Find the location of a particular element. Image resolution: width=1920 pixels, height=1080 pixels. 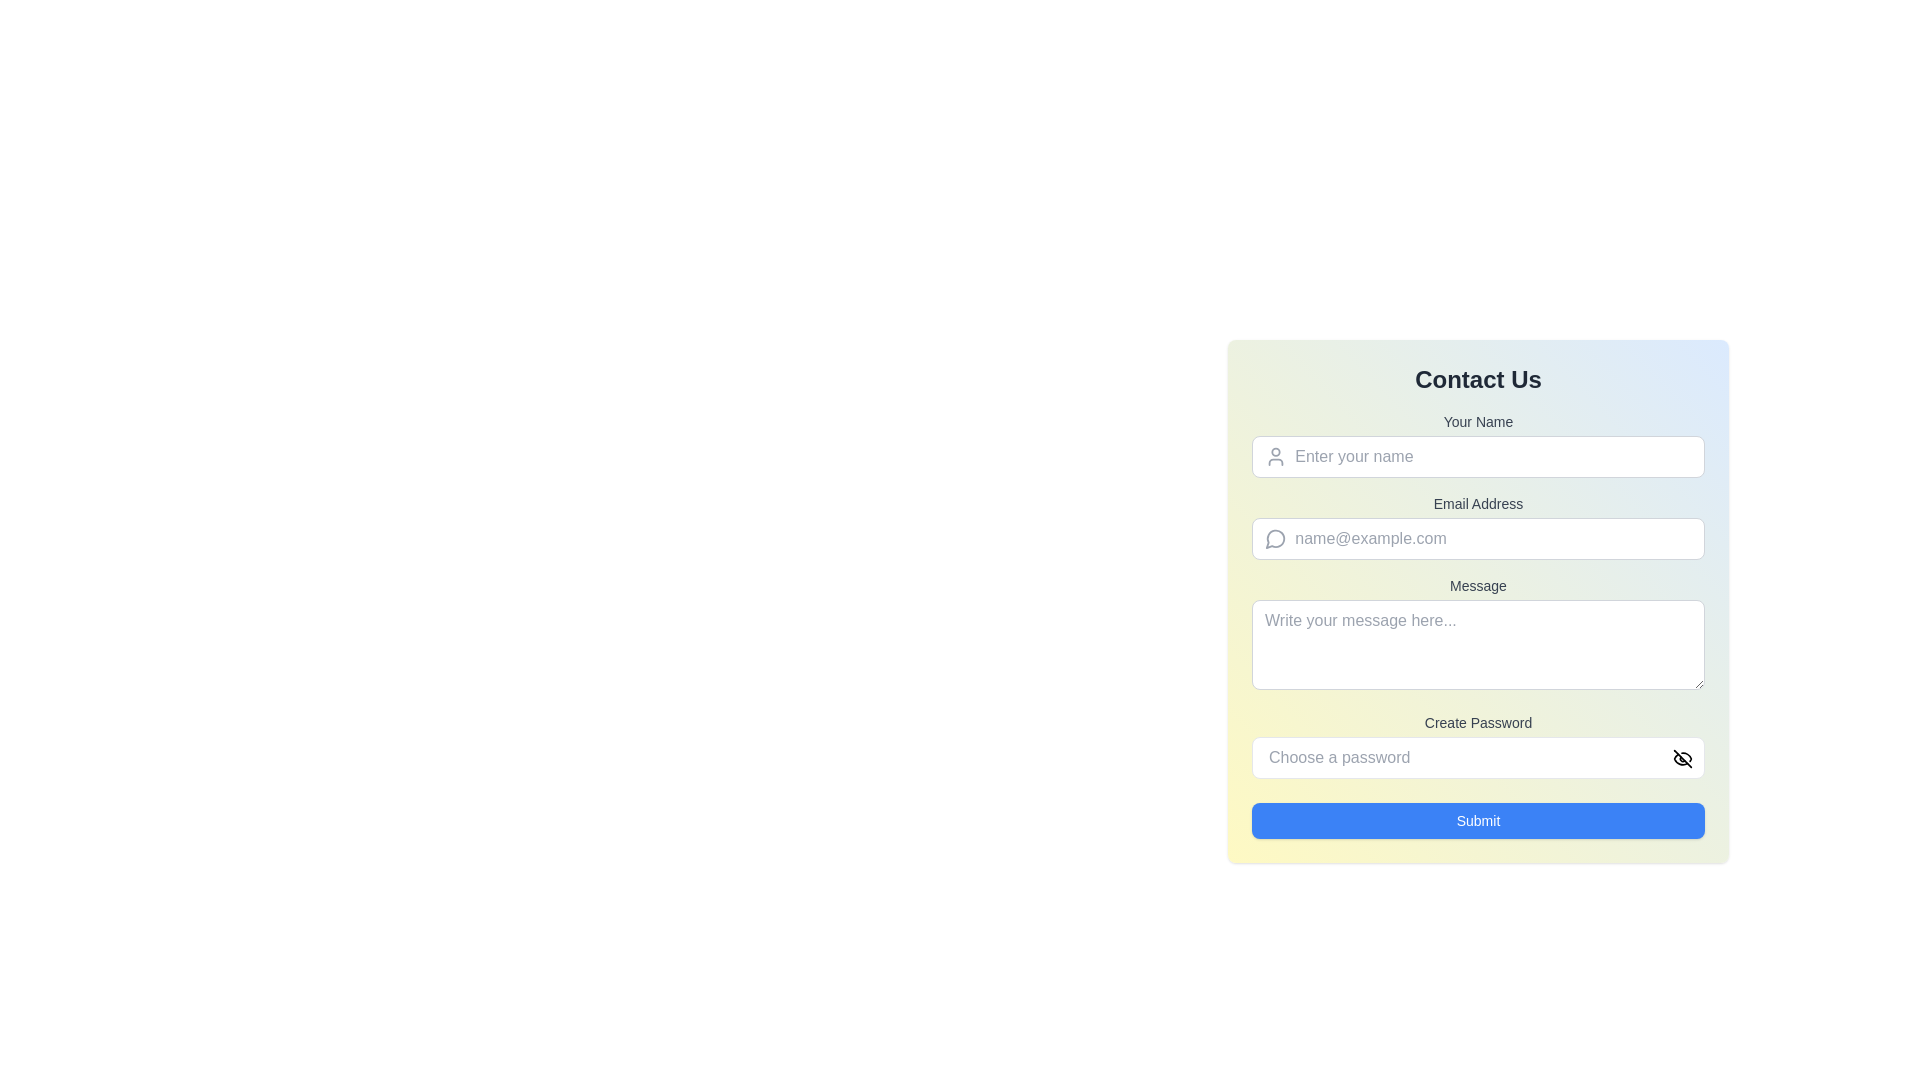

the 'Email Address' input field in the 'Contact Us' form is located at coordinates (1478, 526).